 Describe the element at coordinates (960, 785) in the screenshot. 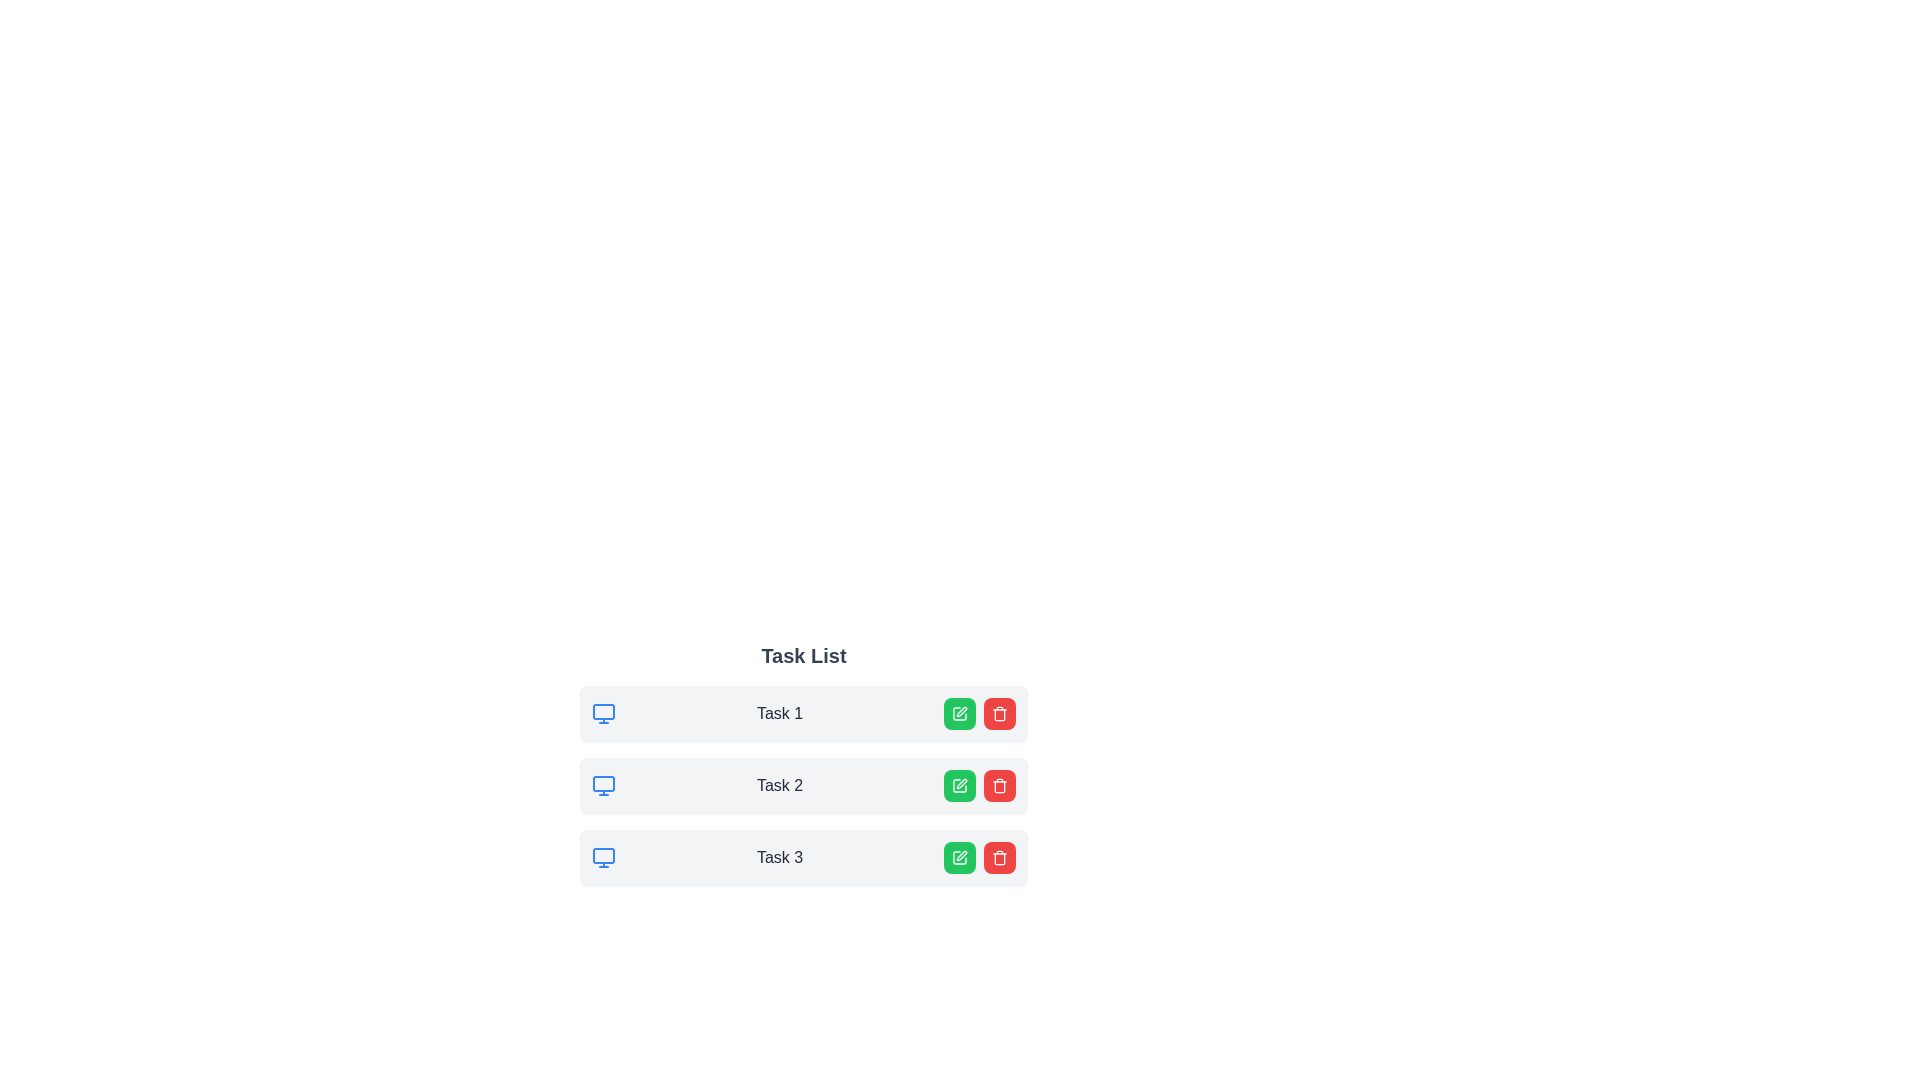

I see `the pen icon button with a green background and white border, located in the second row of the 'Task List' section, right of 'Task 2' and left of the red delete button` at that location.